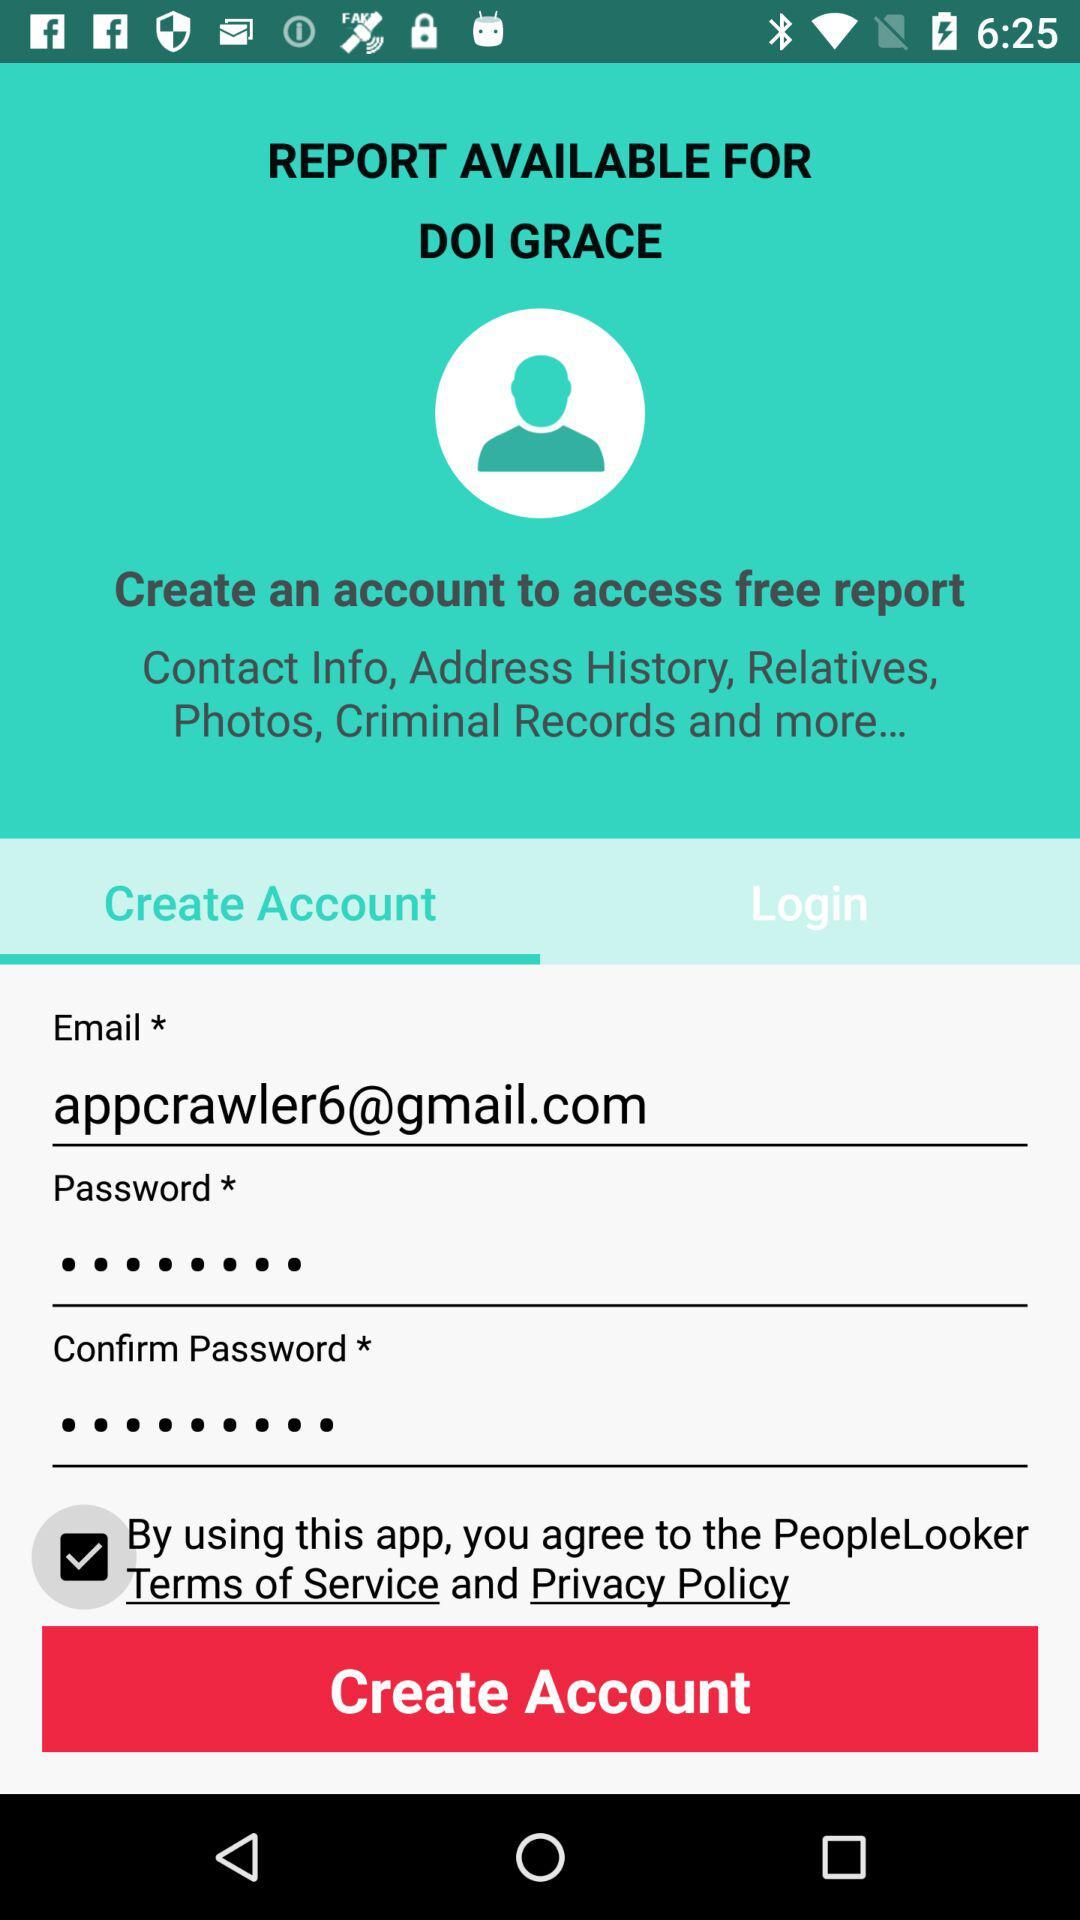 Image resolution: width=1080 pixels, height=1920 pixels. I want to click on the icon at the bottom left corner, so click(83, 1555).